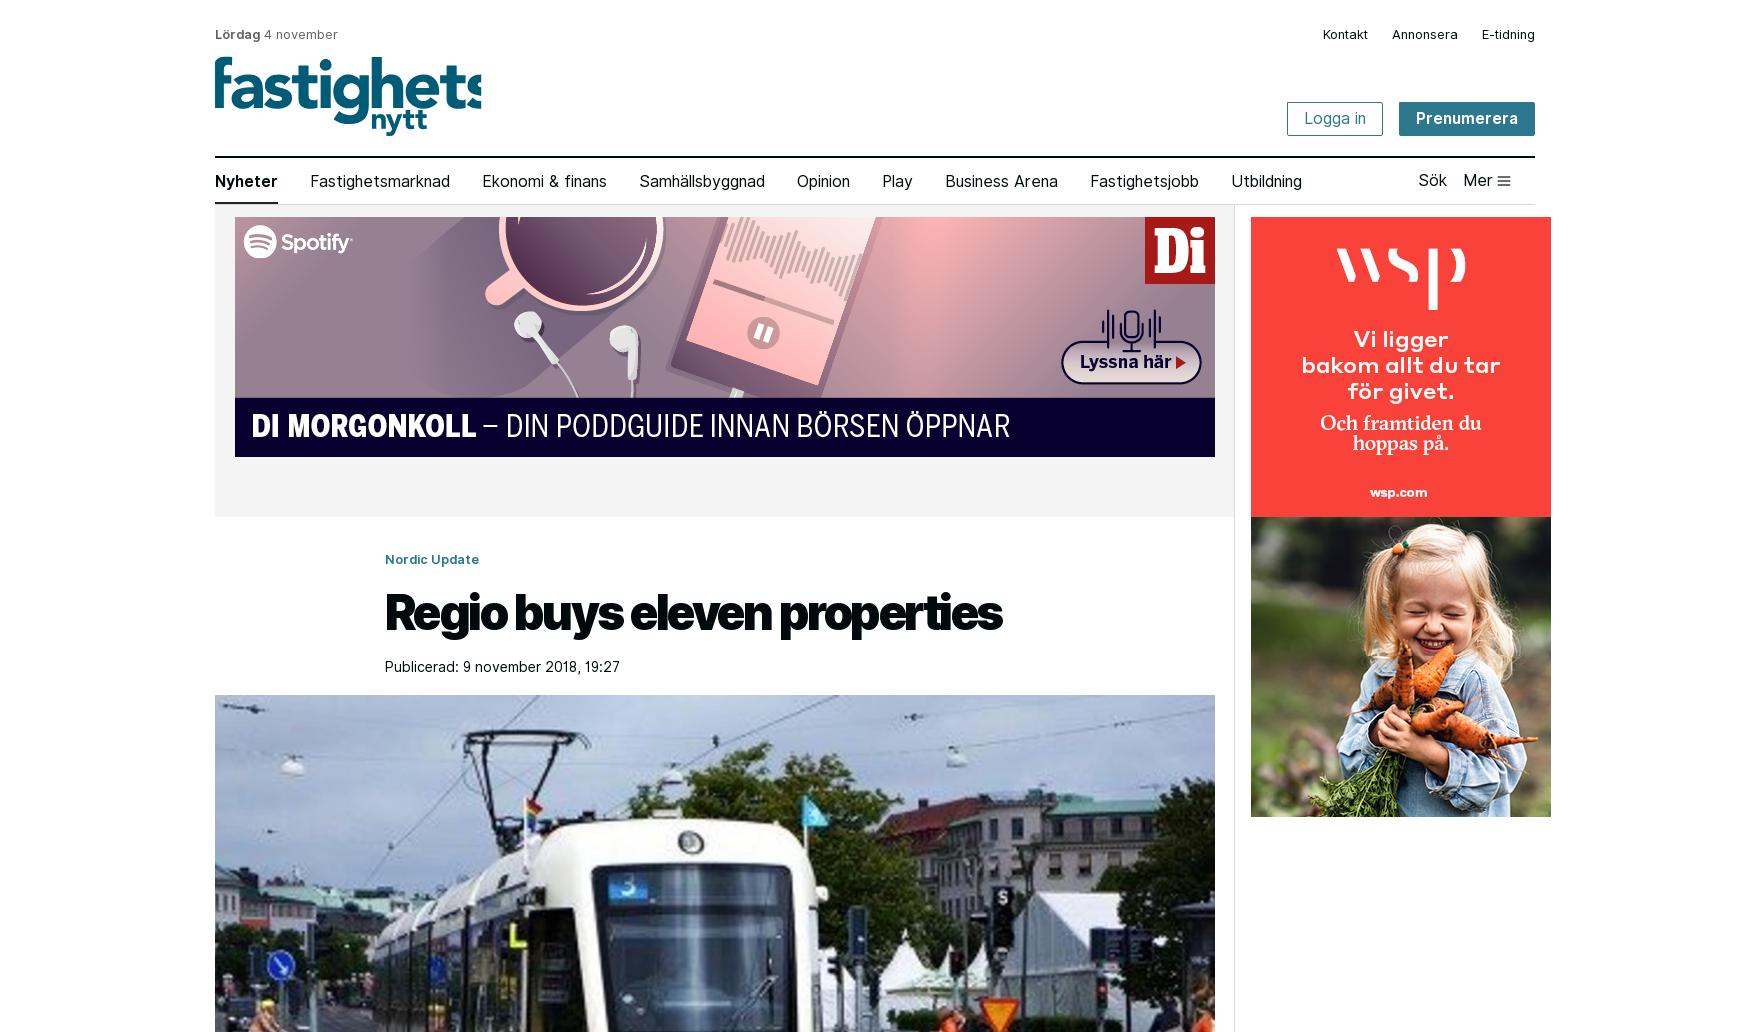  Describe the element at coordinates (430, 559) in the screenshot. I see `'Nordic Update'` at that location.